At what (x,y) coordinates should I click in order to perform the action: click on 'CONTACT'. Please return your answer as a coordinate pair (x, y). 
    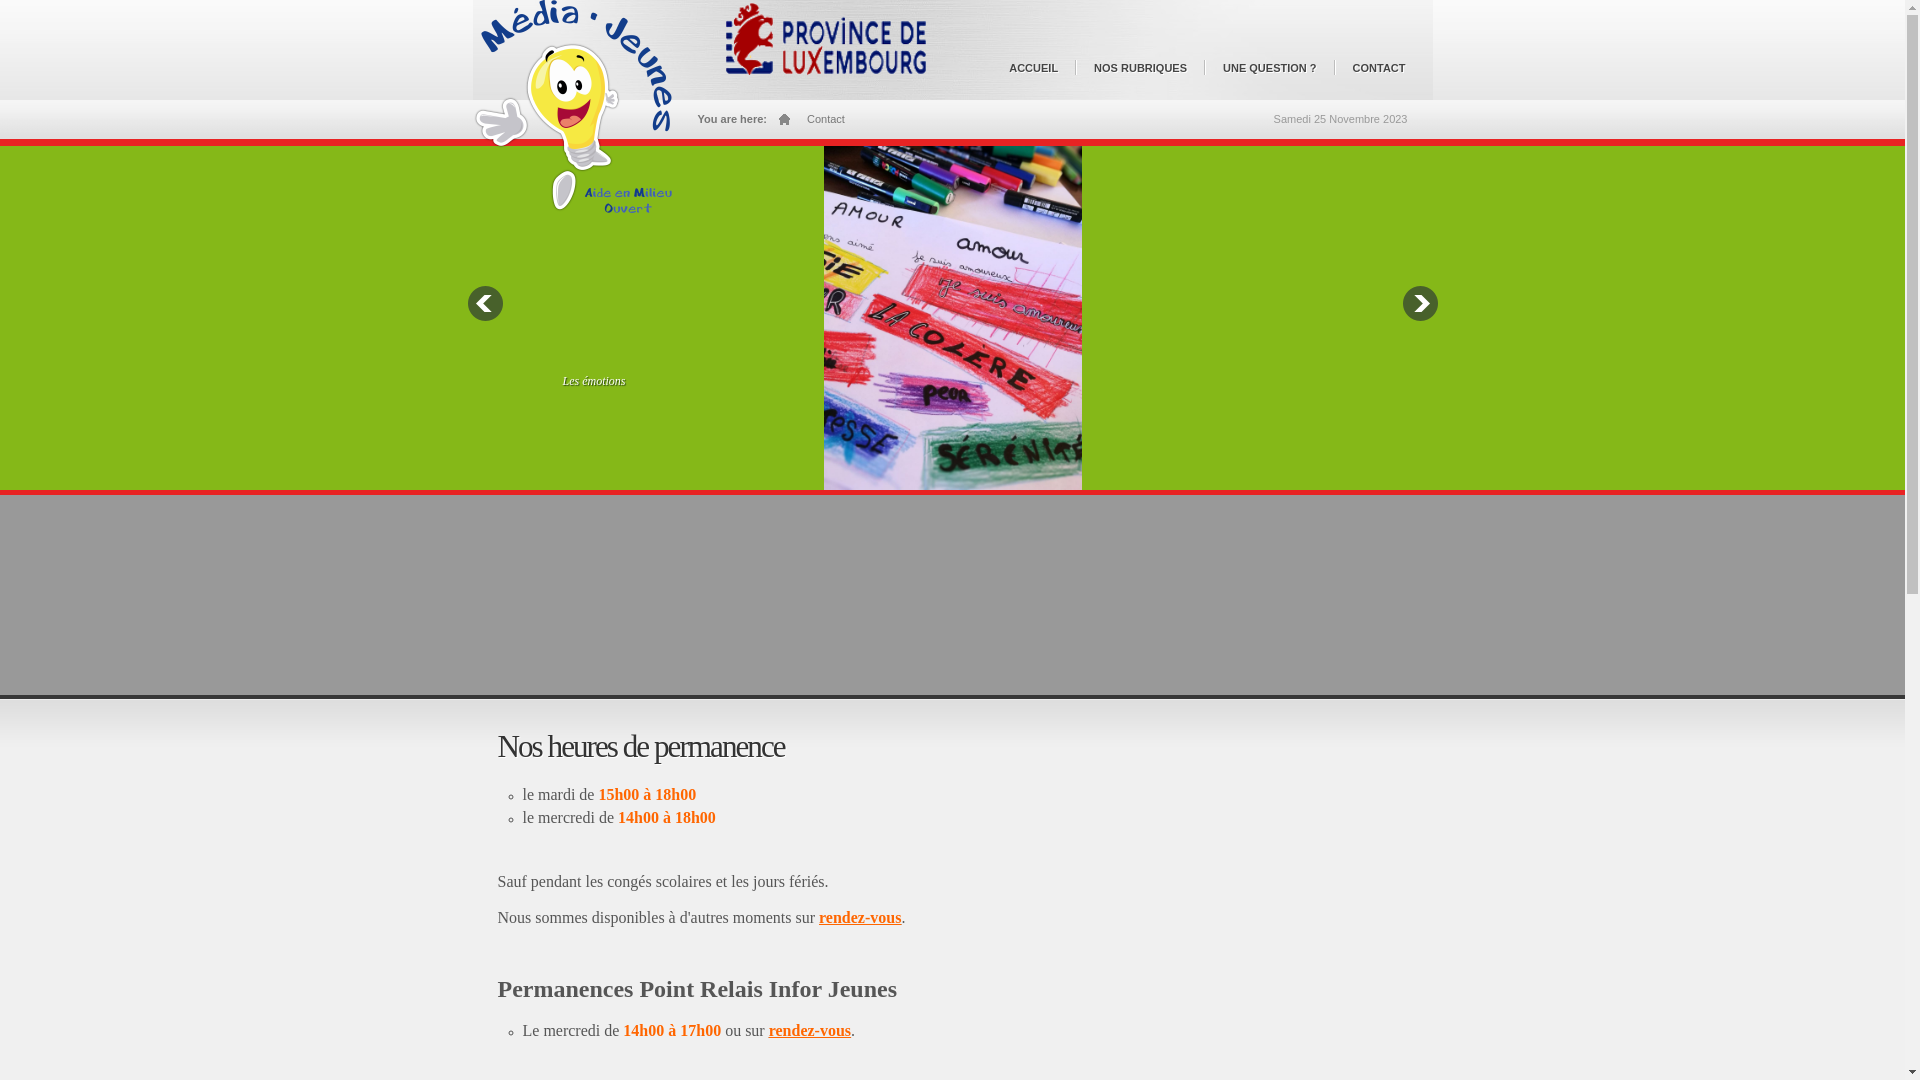
    Looking at the image, I should click on (1383, 76).